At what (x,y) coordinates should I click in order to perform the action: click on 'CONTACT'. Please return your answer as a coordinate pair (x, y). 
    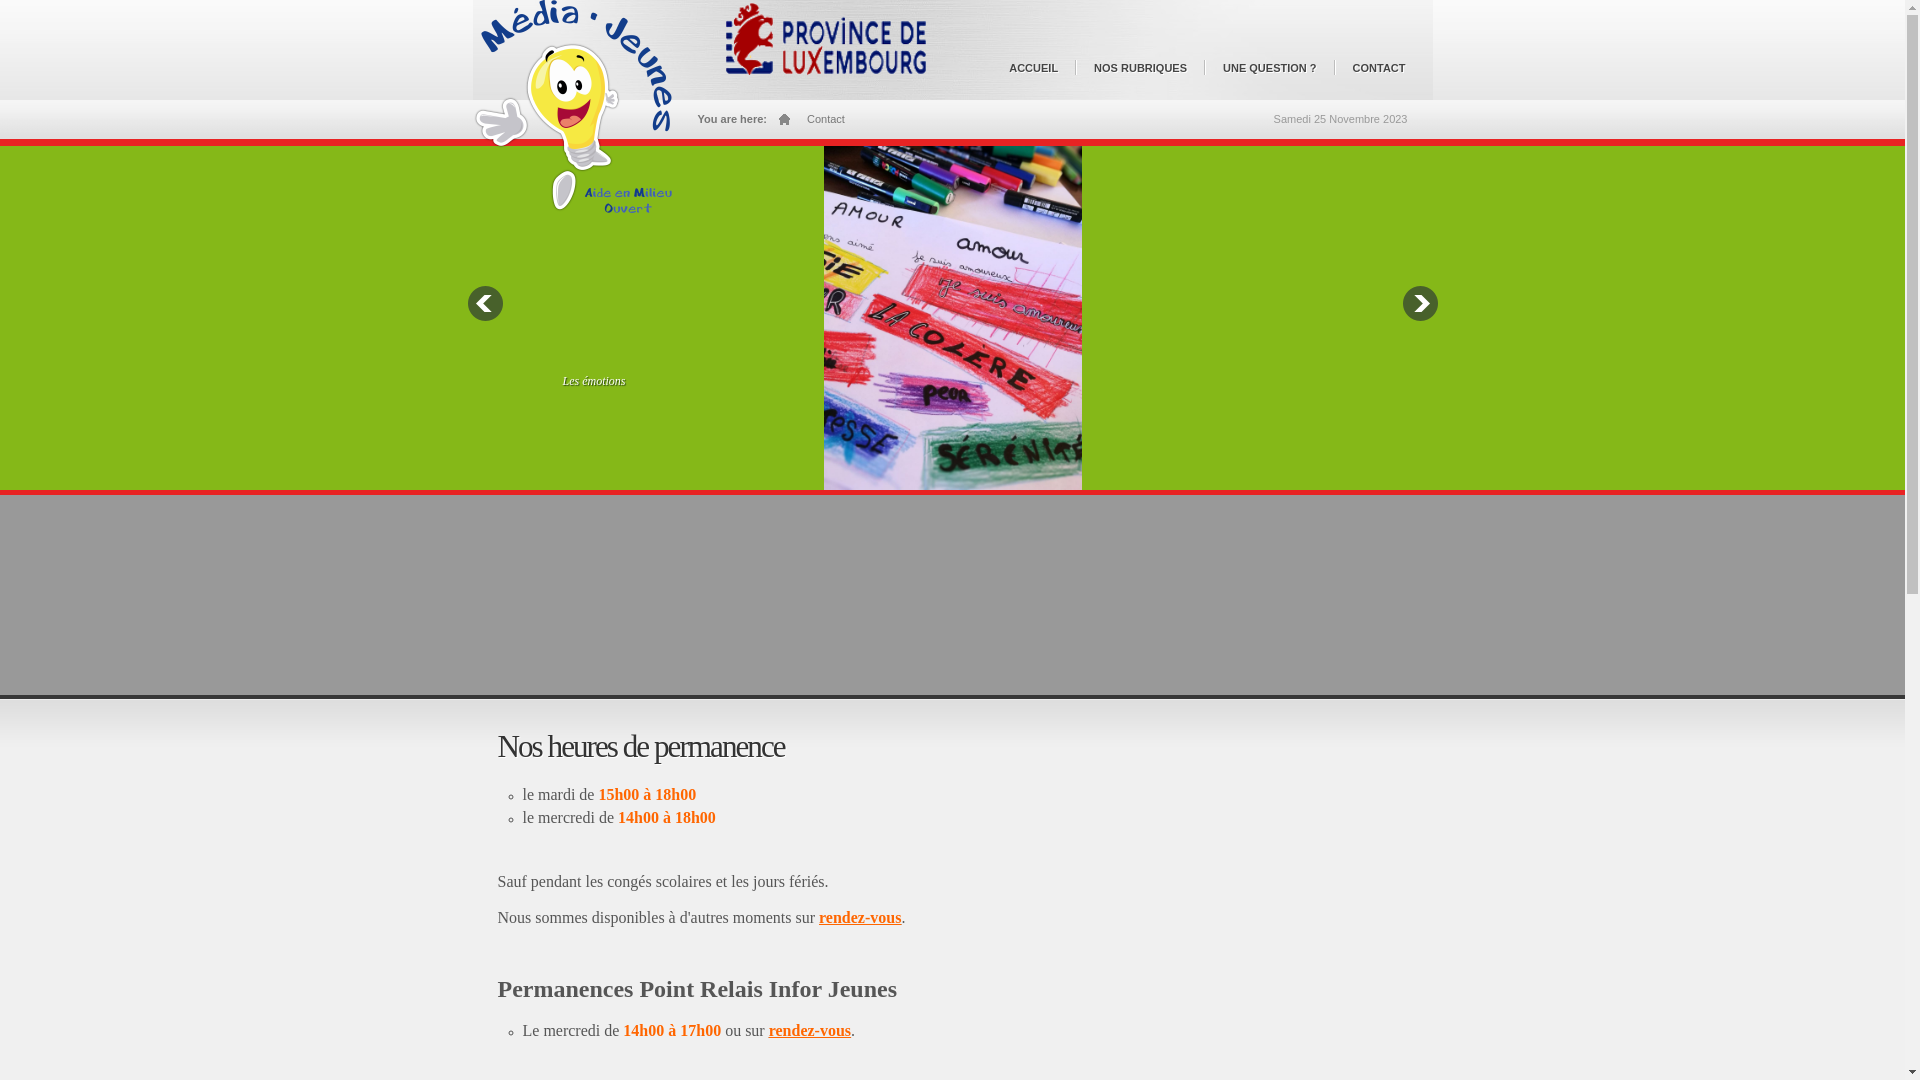
    Looking at the image, I should click on (1383, 76).